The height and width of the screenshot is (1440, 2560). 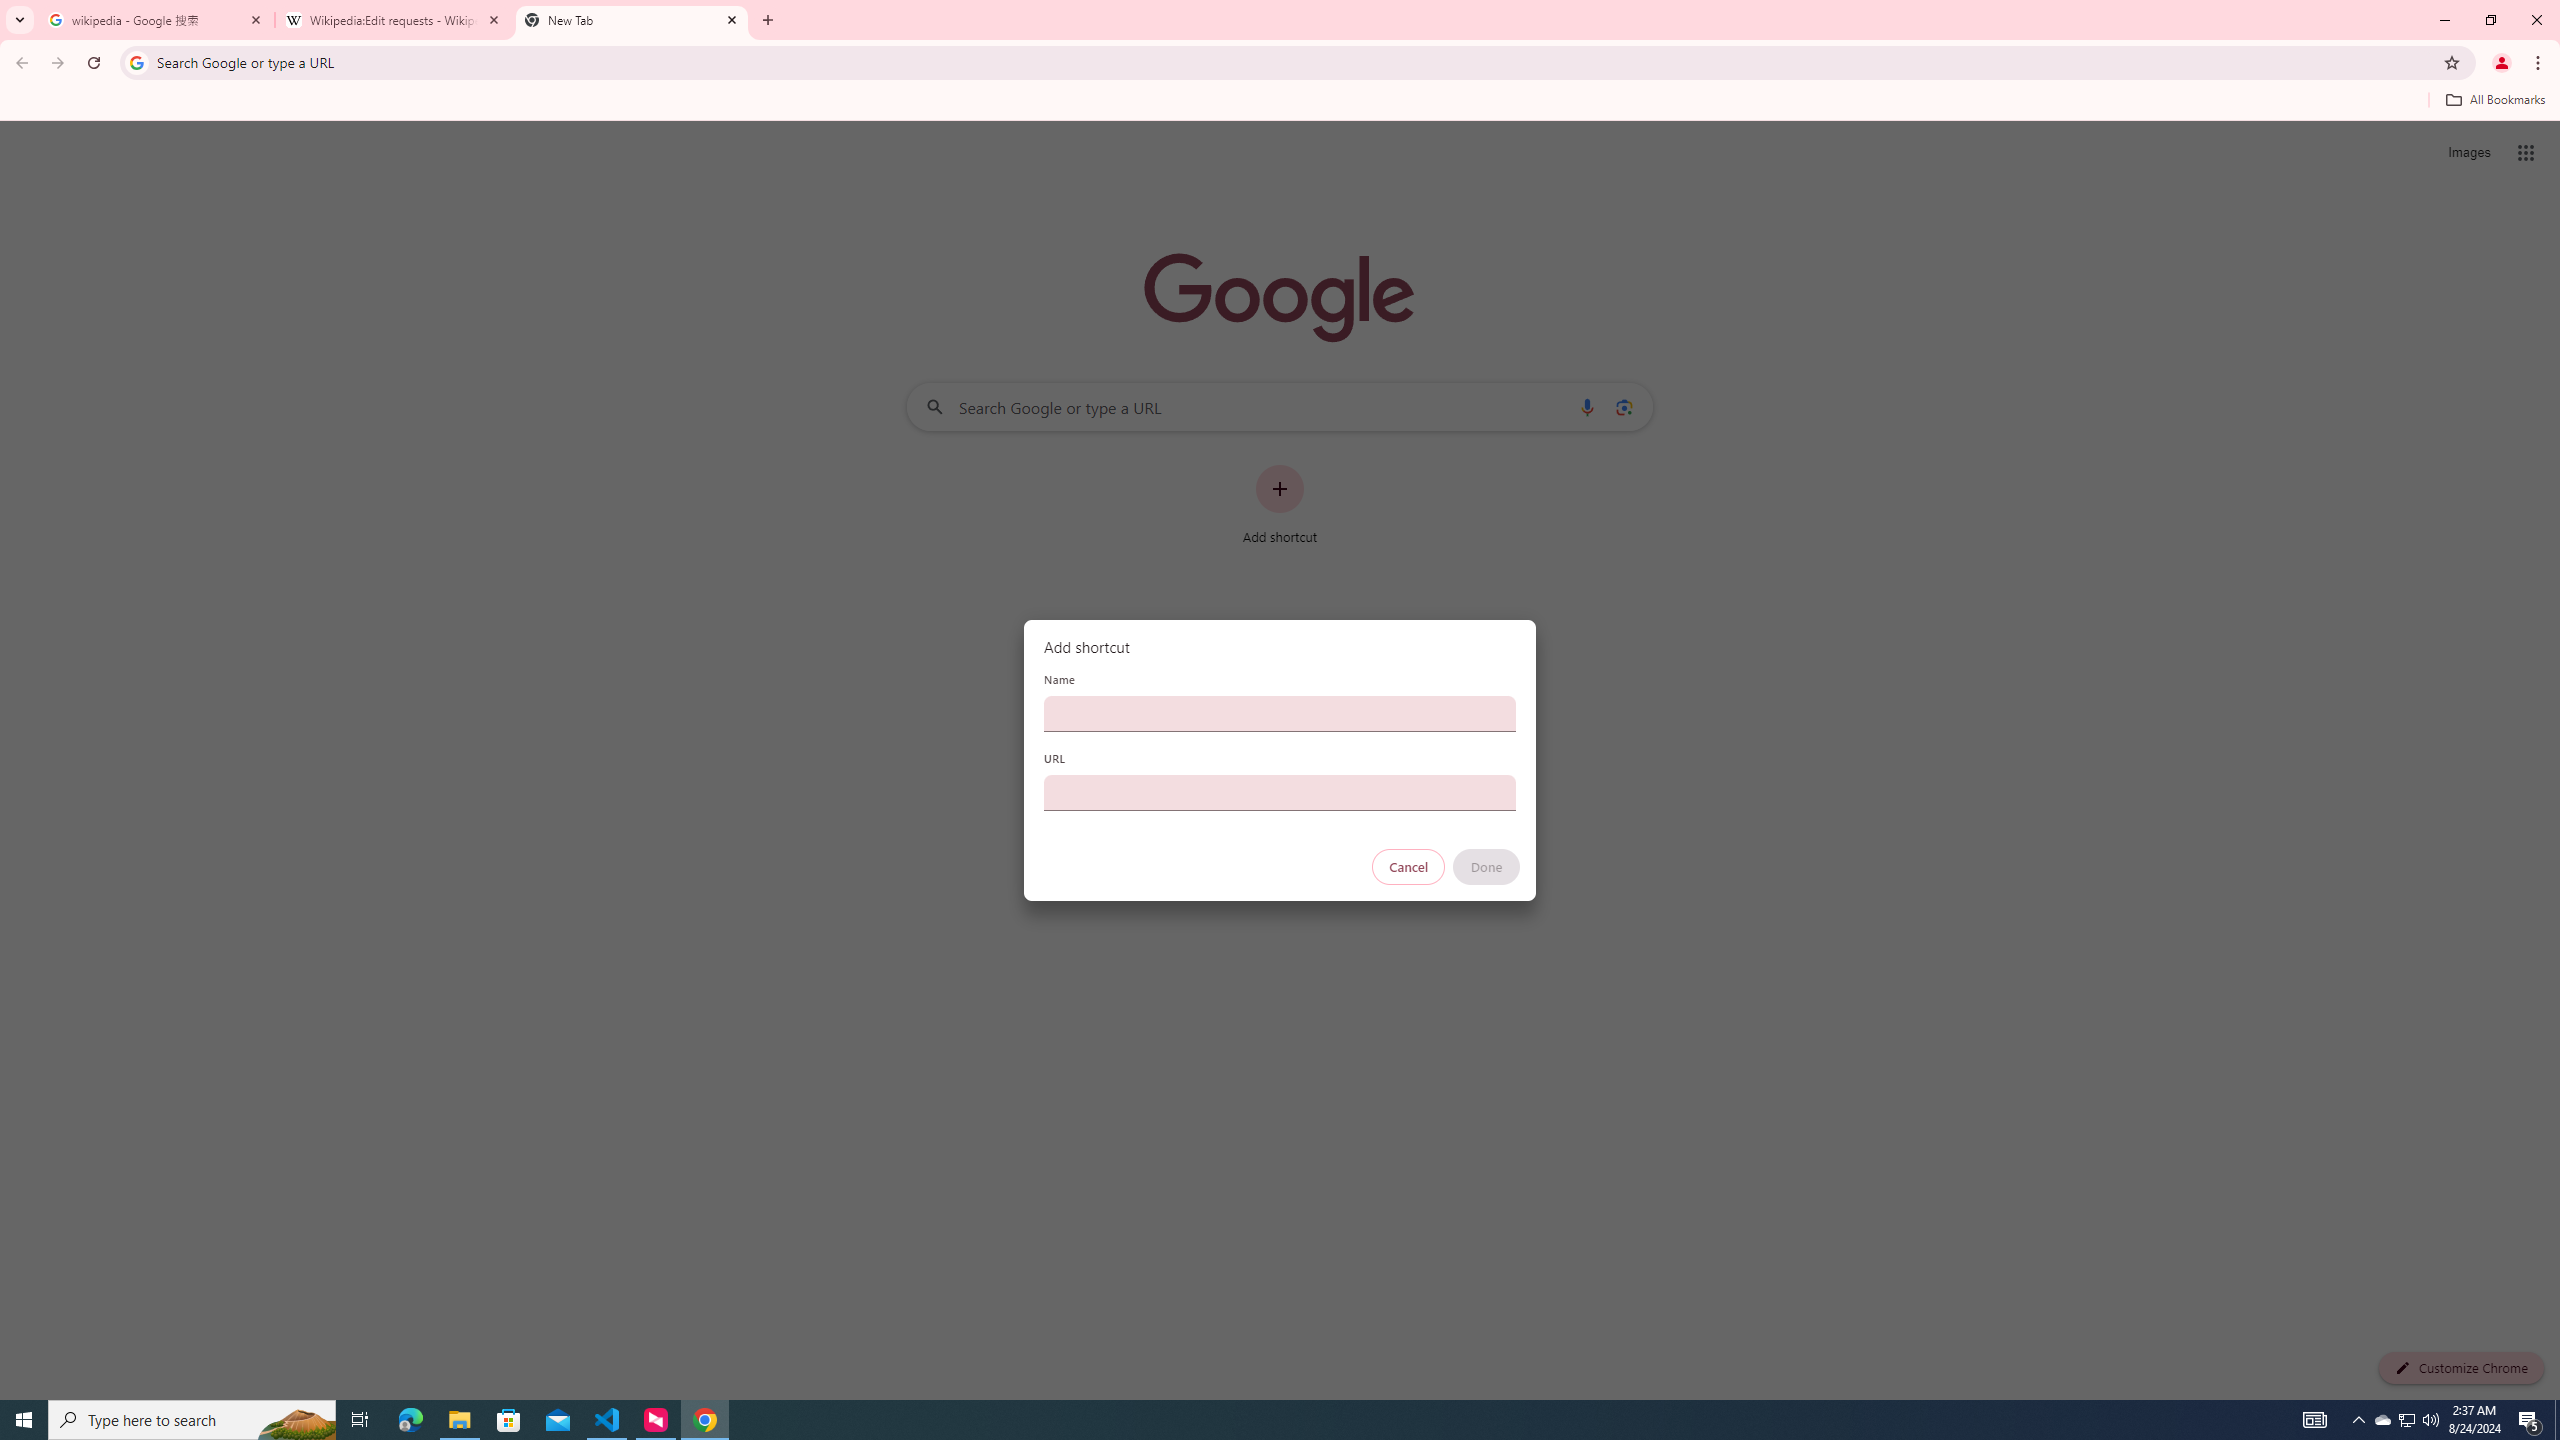 I want to click on 'Search tabs', so click(x=19, y=19).